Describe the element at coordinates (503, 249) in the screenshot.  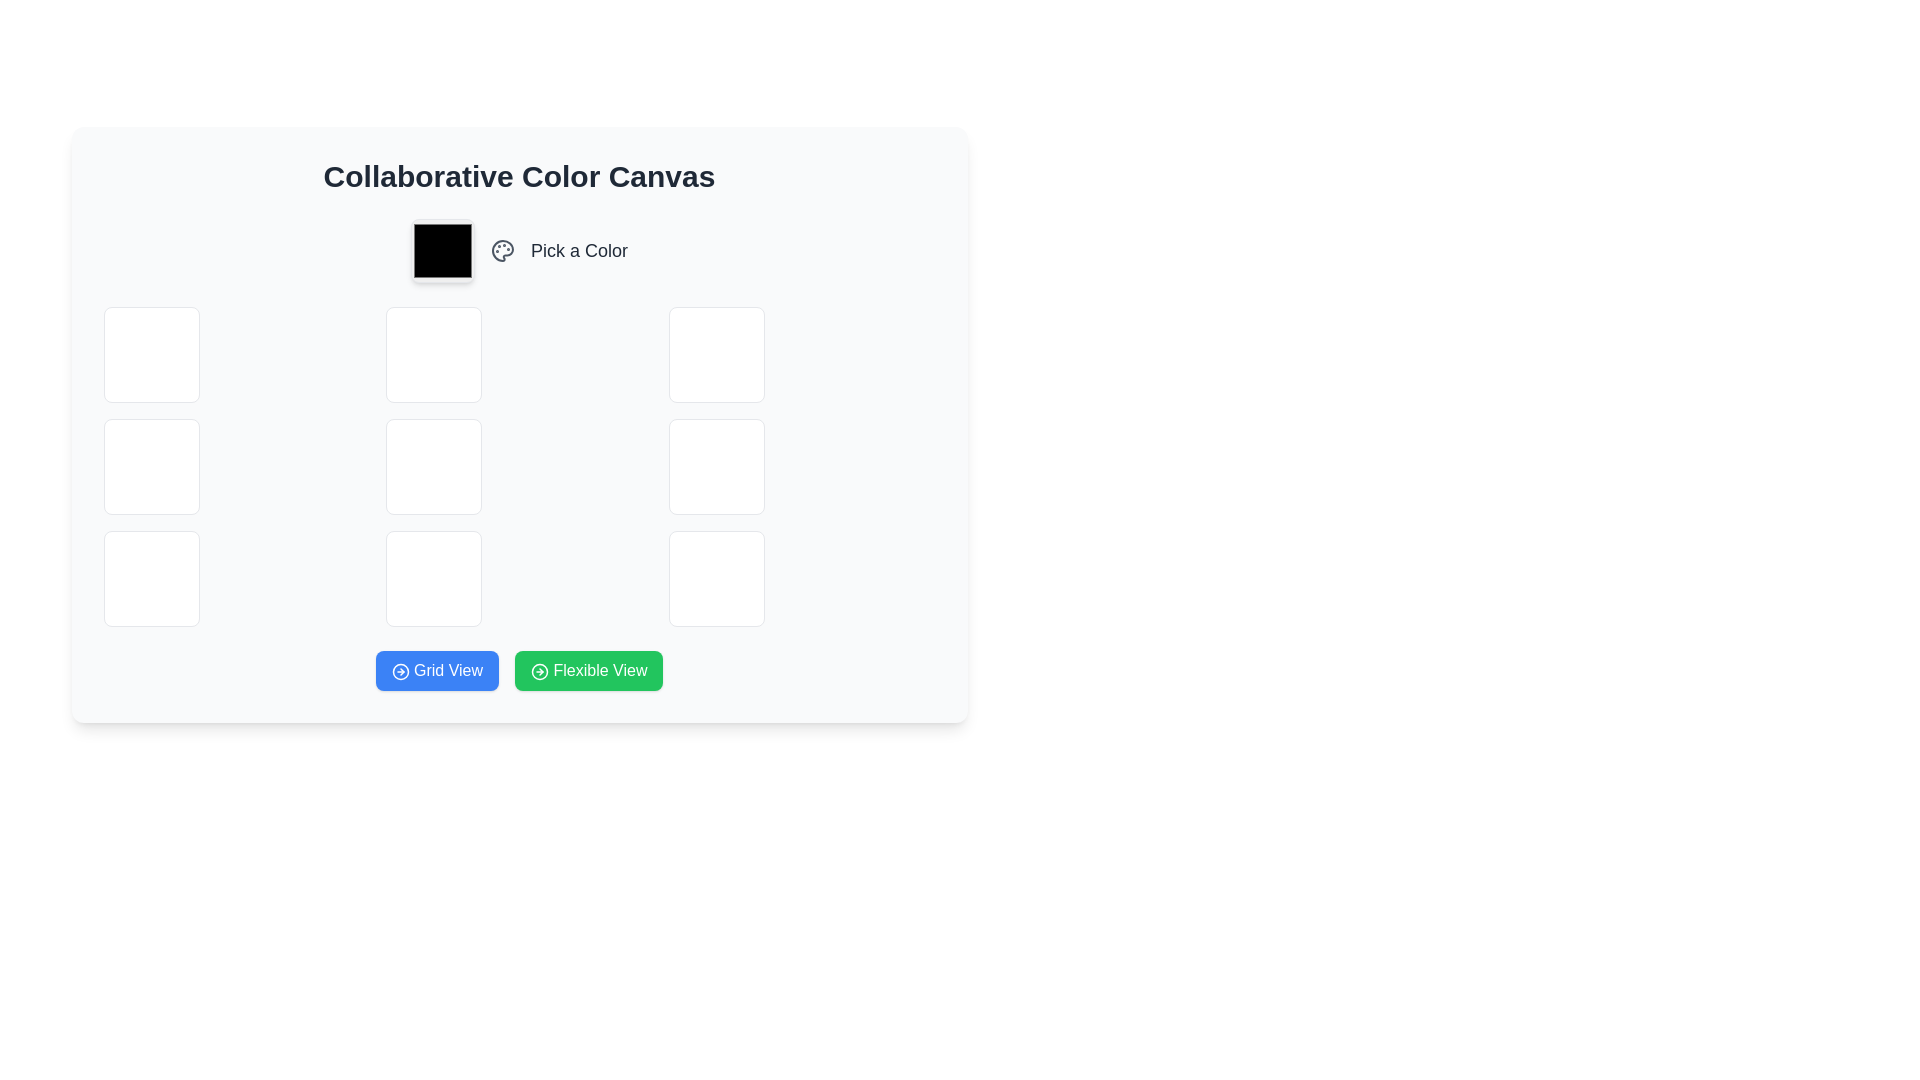
I see `the palette-like icon with multiple small holes resembling paint spots, styled in gray color, located to the right of the black color box and aligned horizontally with the 'Pick a Color.' label` at that location.